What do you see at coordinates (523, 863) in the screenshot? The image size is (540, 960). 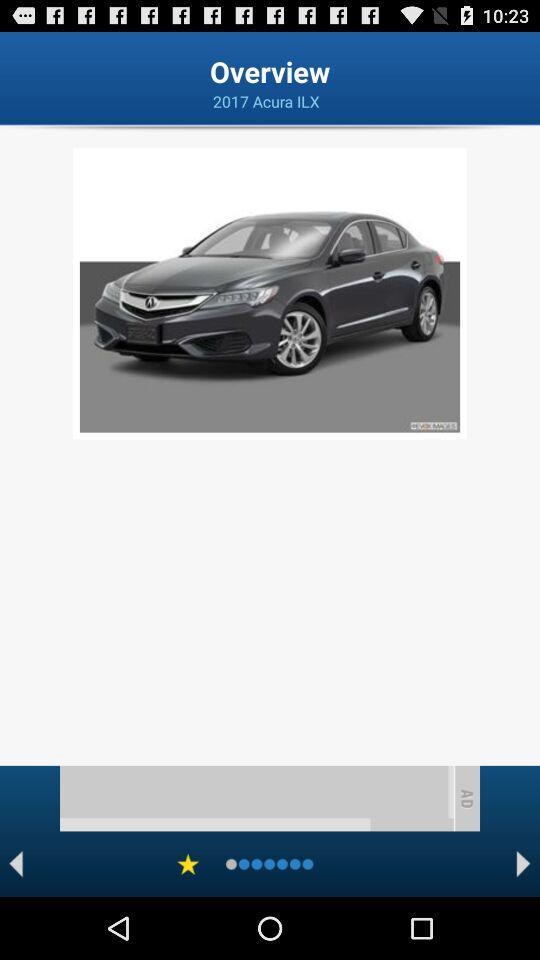 I see `the next image` at bounding box center [523, 863].